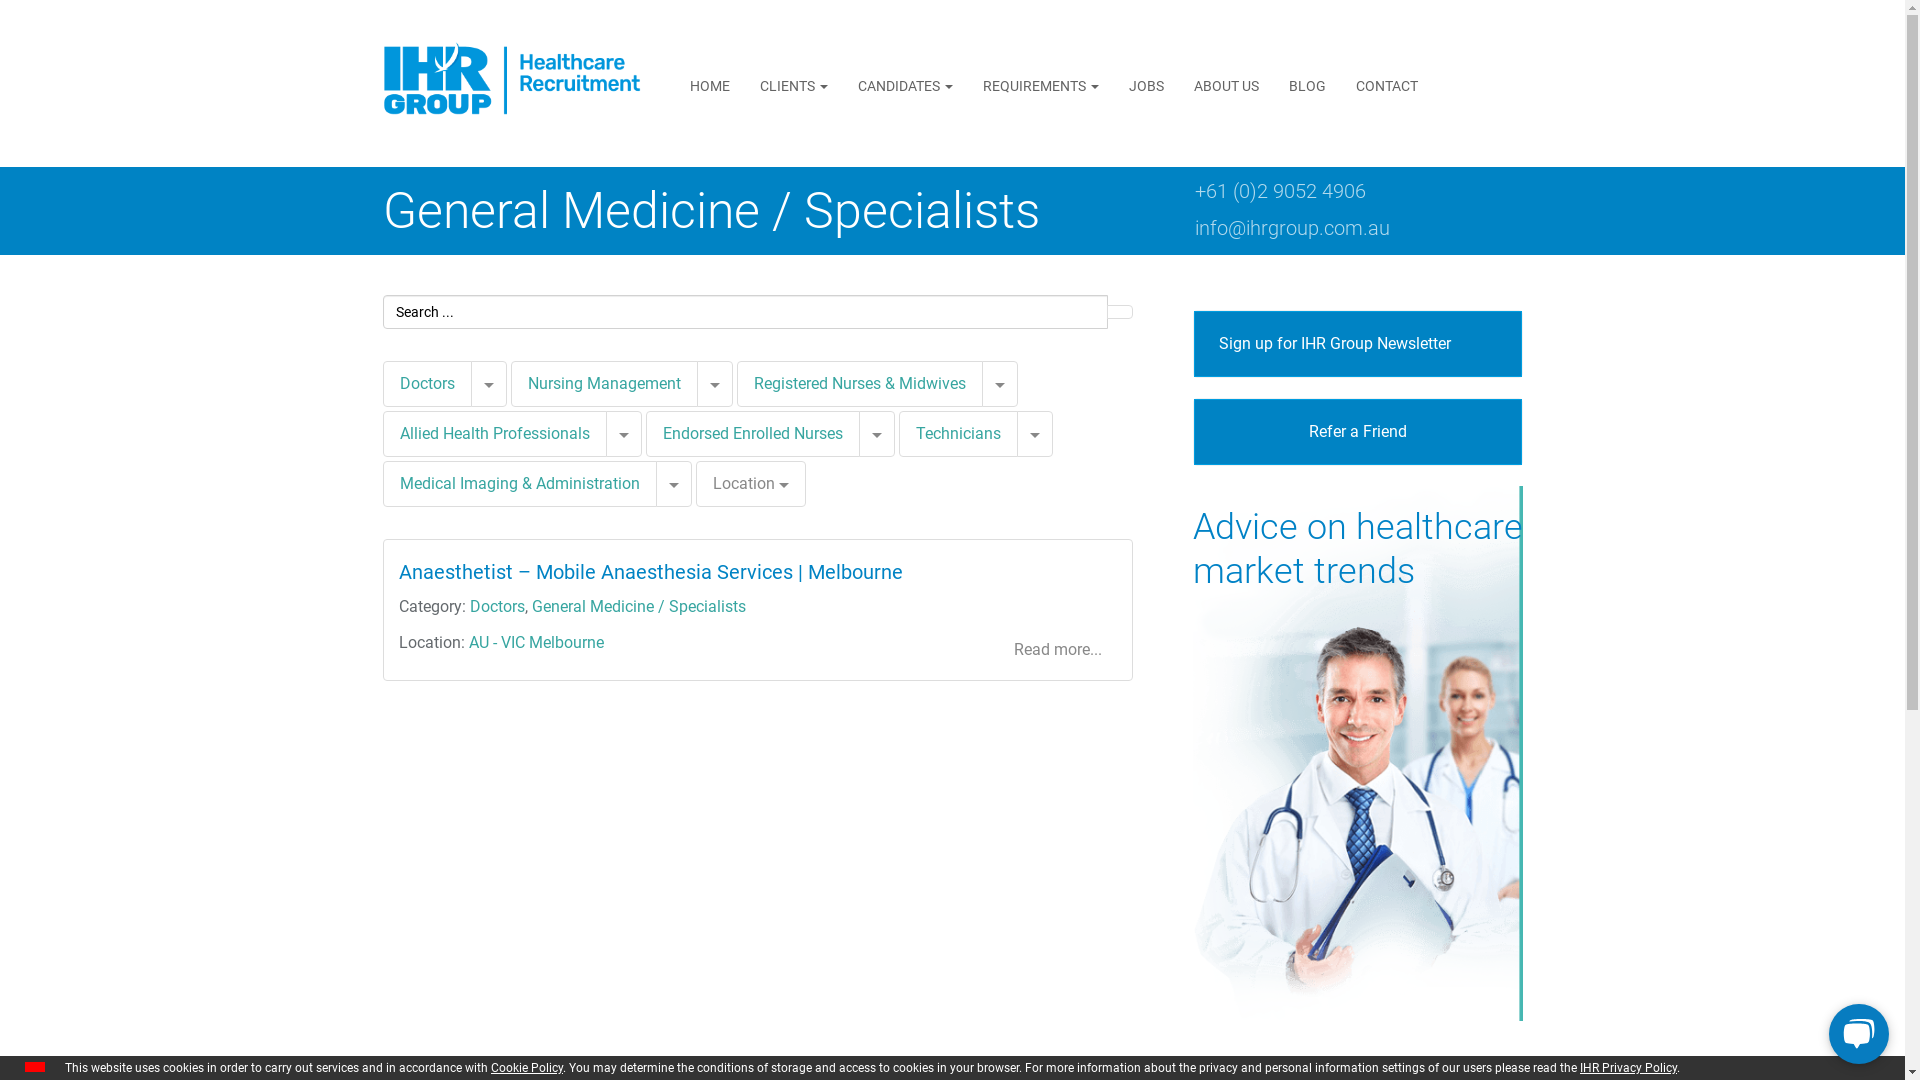  I want to click on 'General Medicine / Specialists', so click(637, 605).